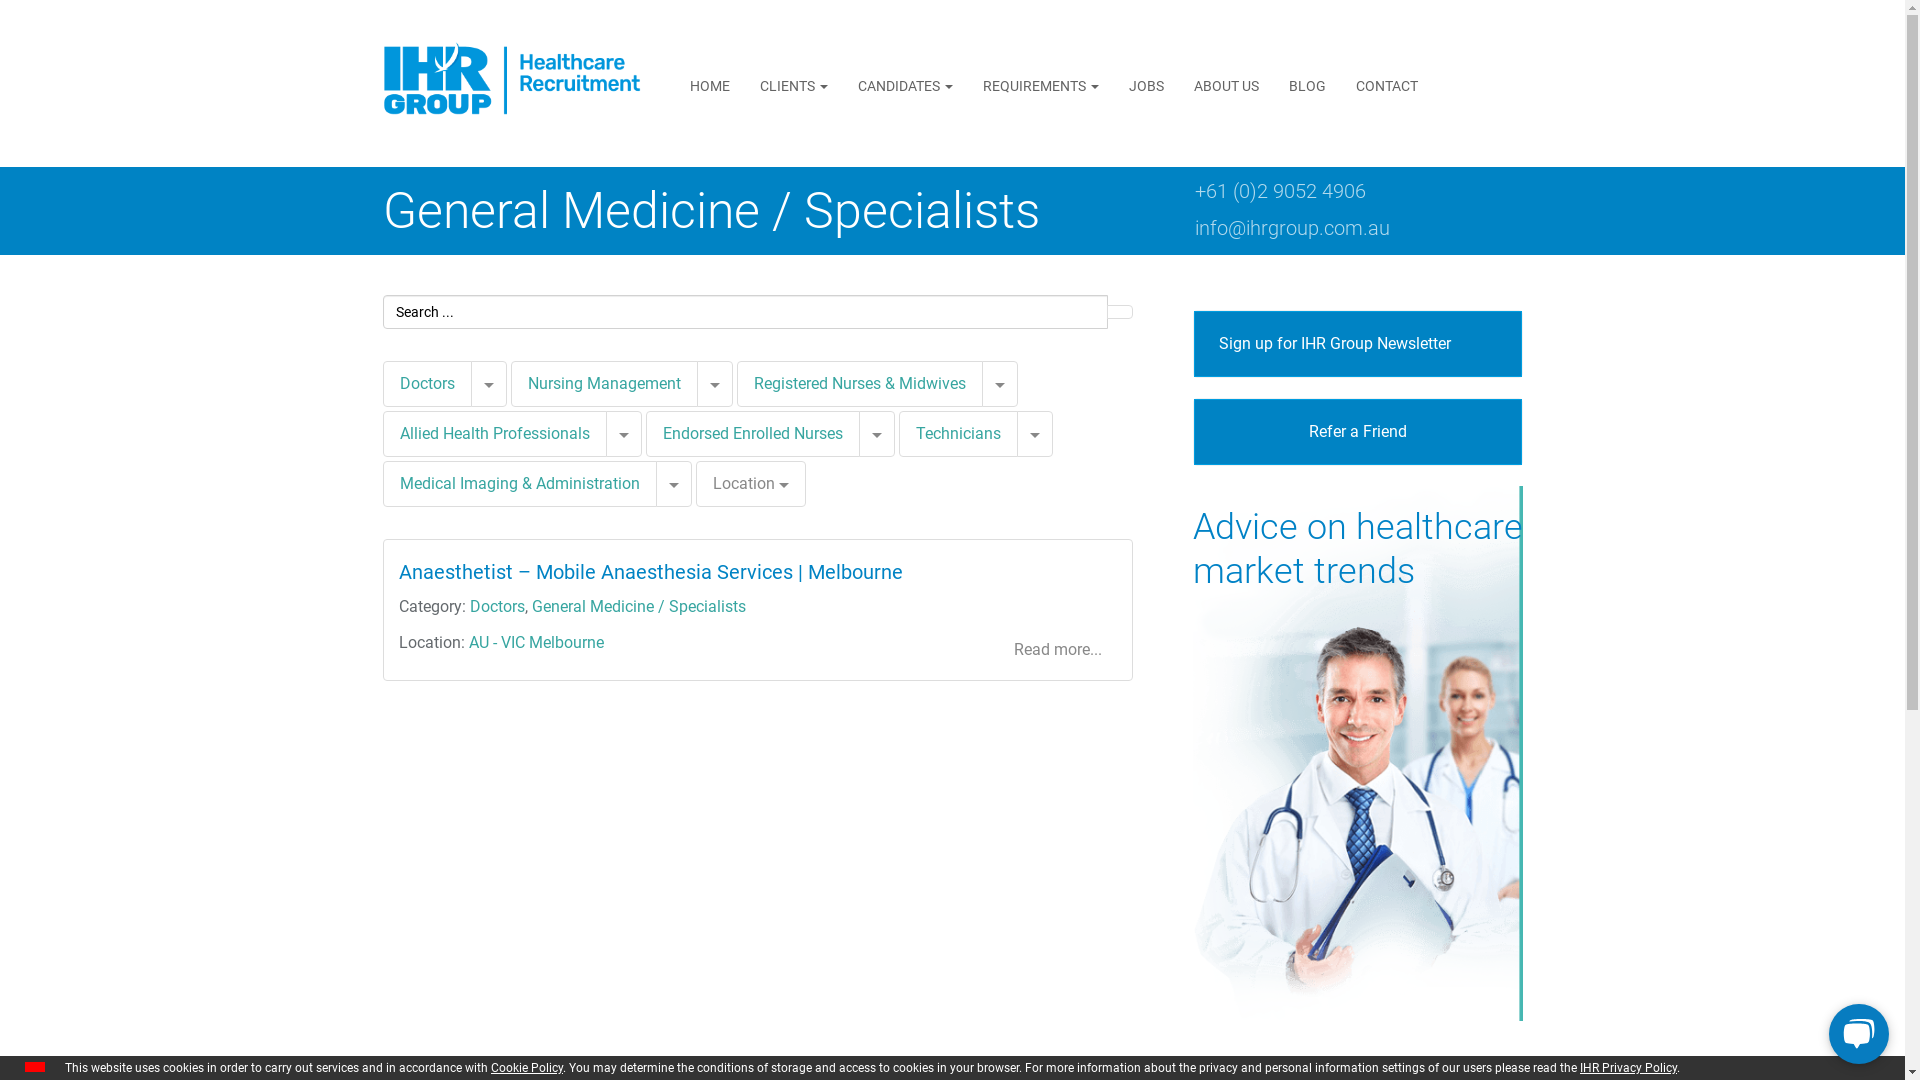  I want to click on 'General Medicine / Specialists', so click(637, 605).